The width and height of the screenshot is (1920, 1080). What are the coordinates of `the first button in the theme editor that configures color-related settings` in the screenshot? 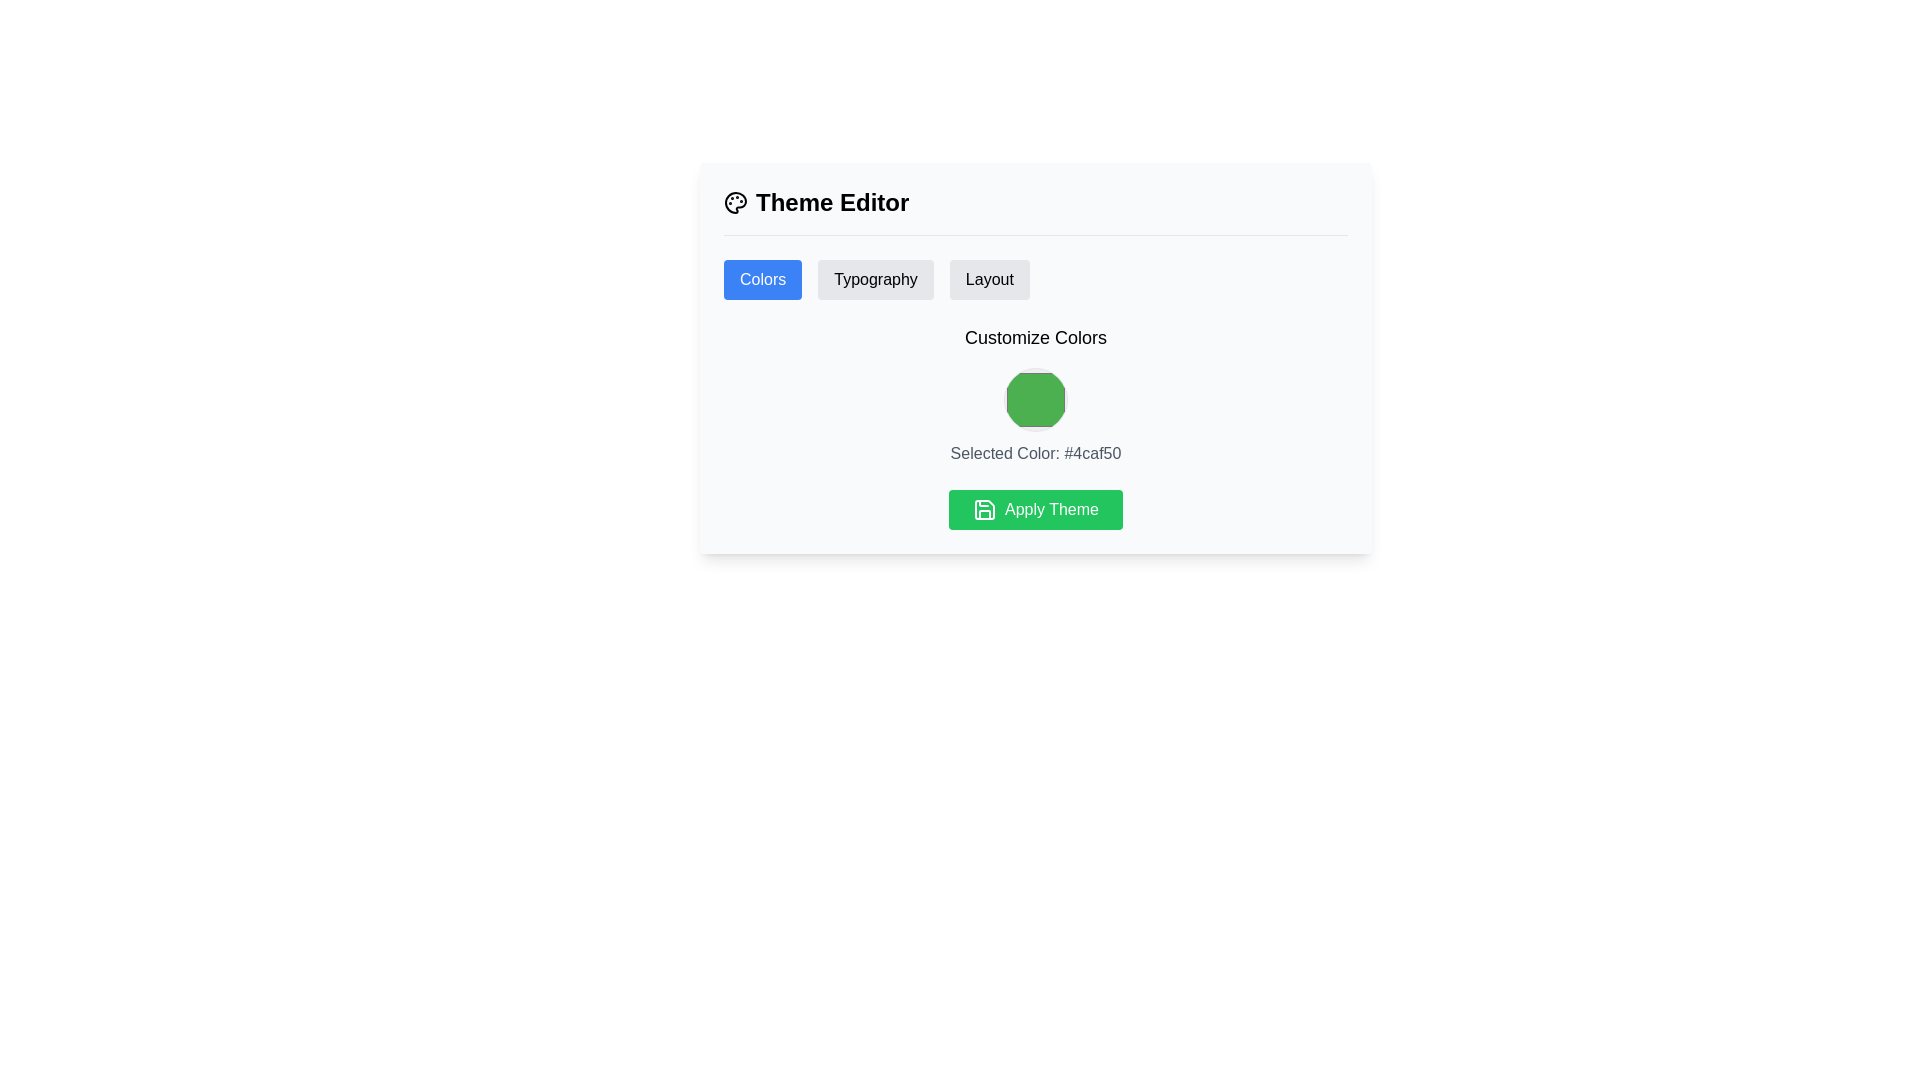 It's located at (762, 280).